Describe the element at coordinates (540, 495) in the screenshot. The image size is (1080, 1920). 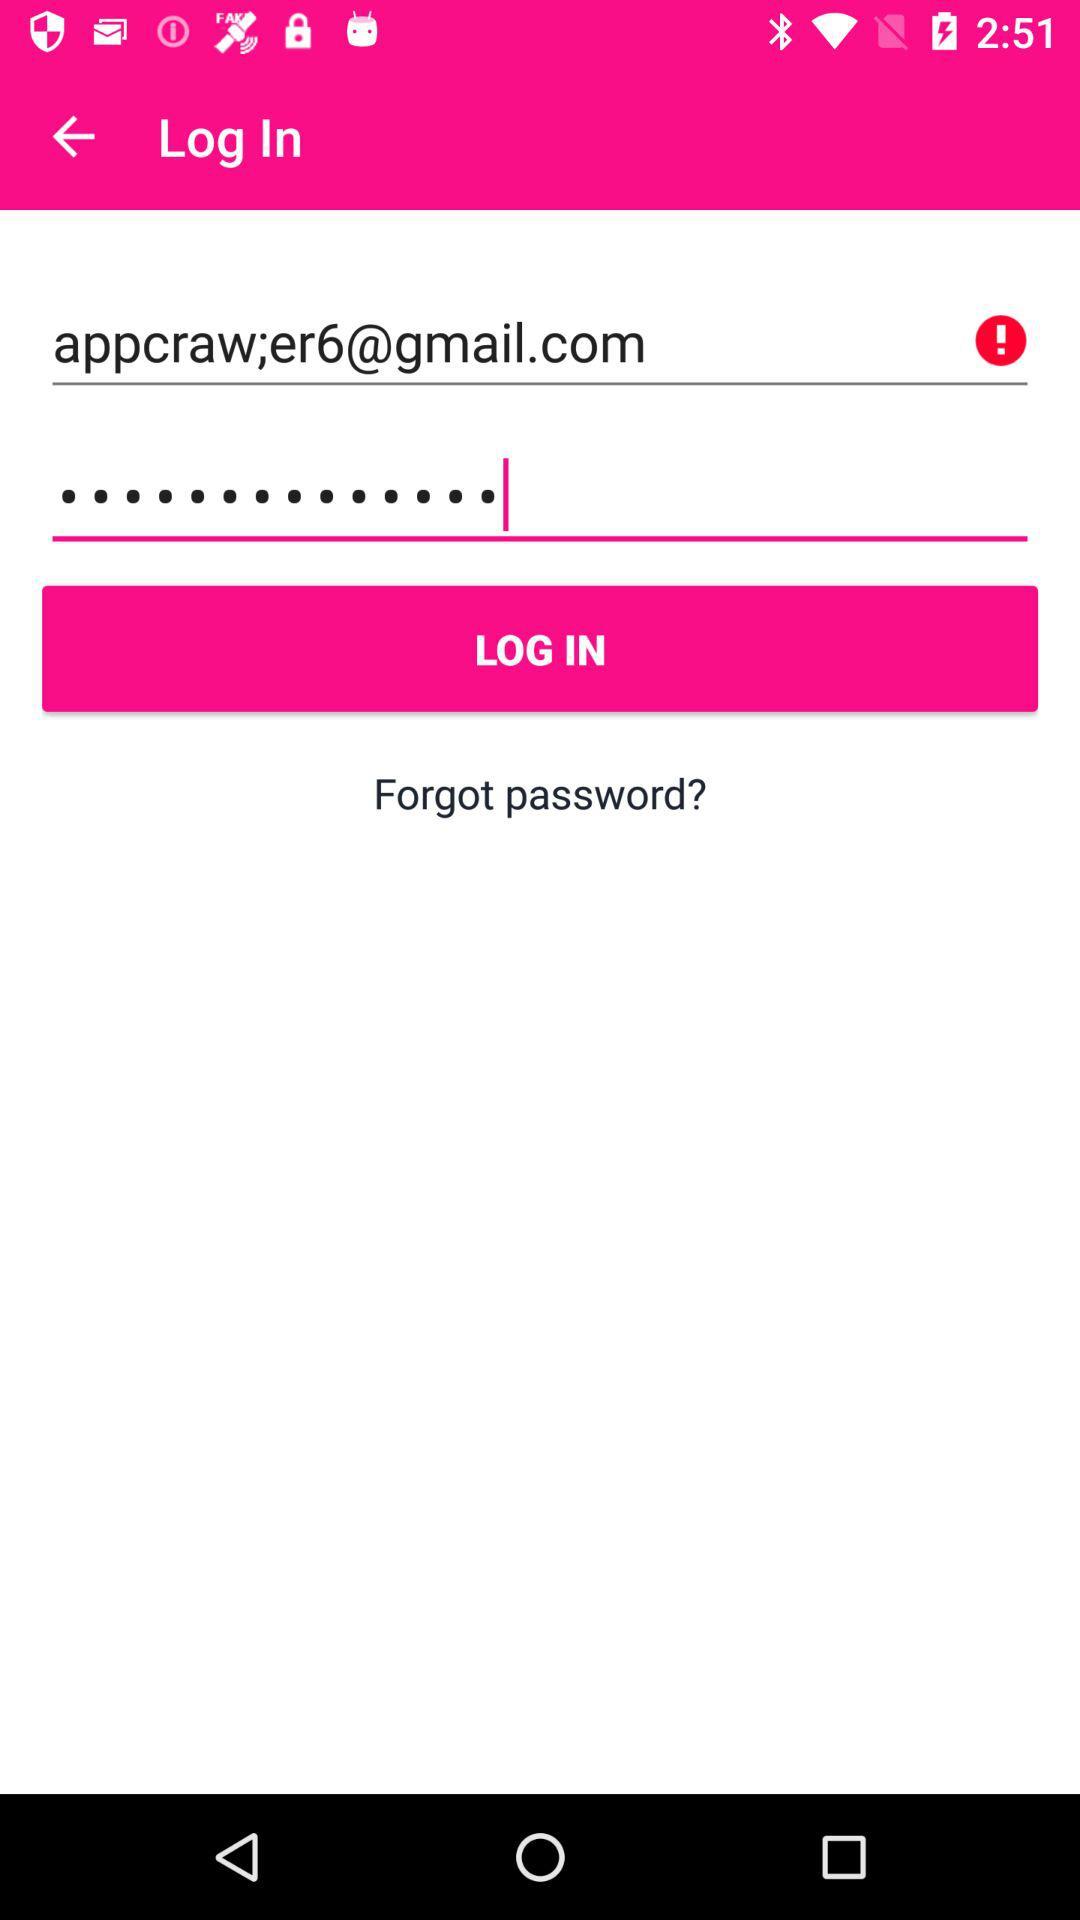
I see `appcrawler3116 icon` at that location.